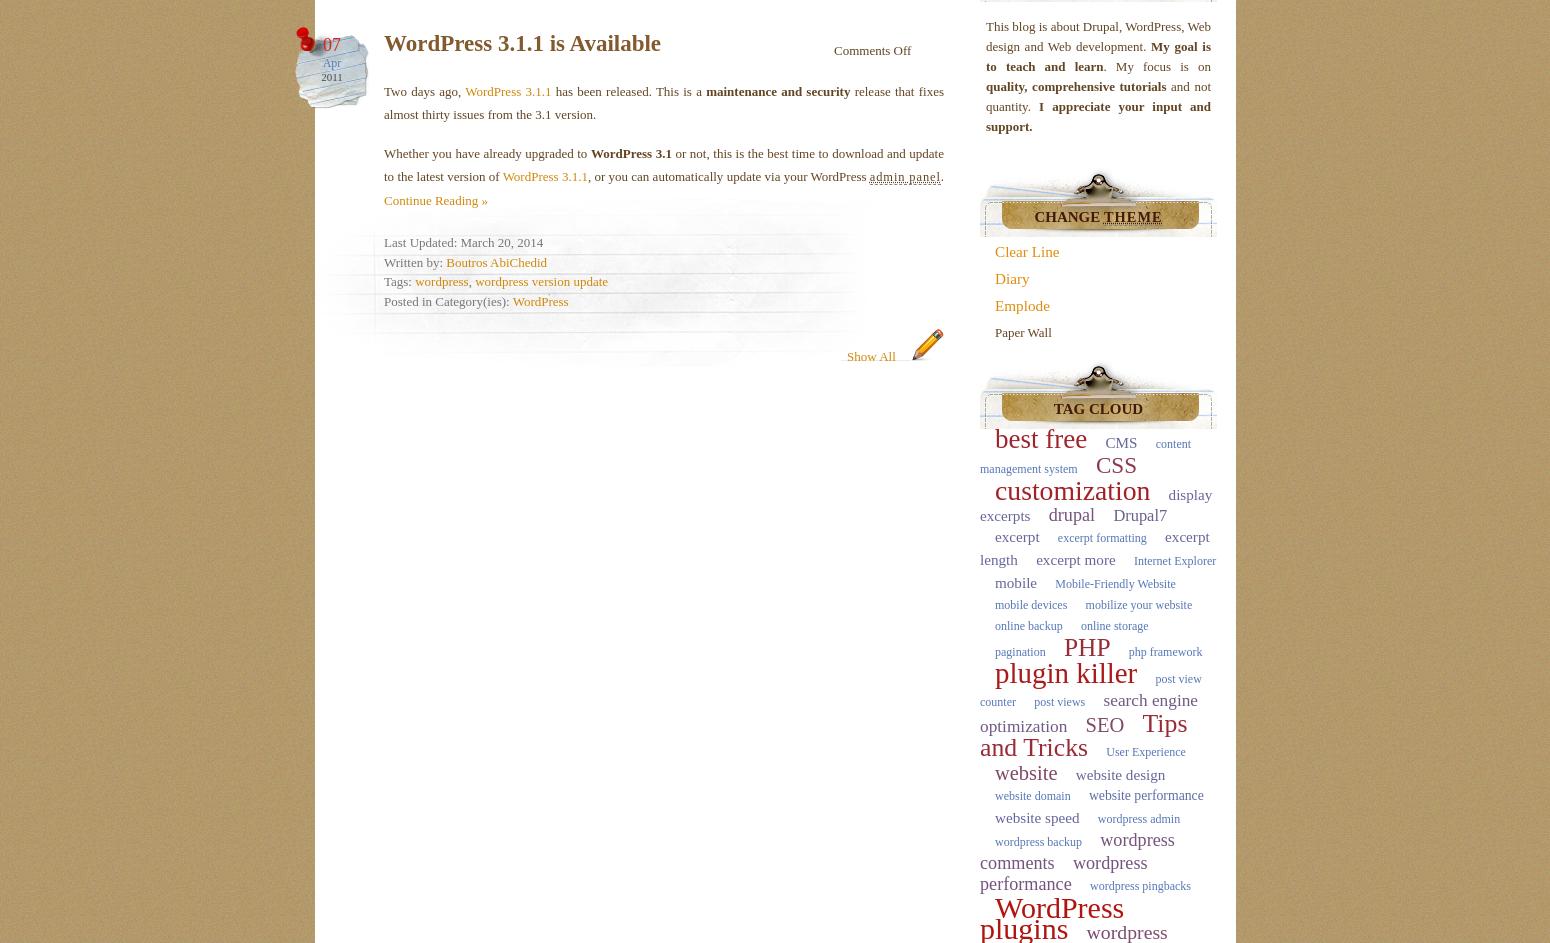 This screenshot has width=1550, height=943. I want to click on 'wordpress pingbacks', so click(1138, 886).